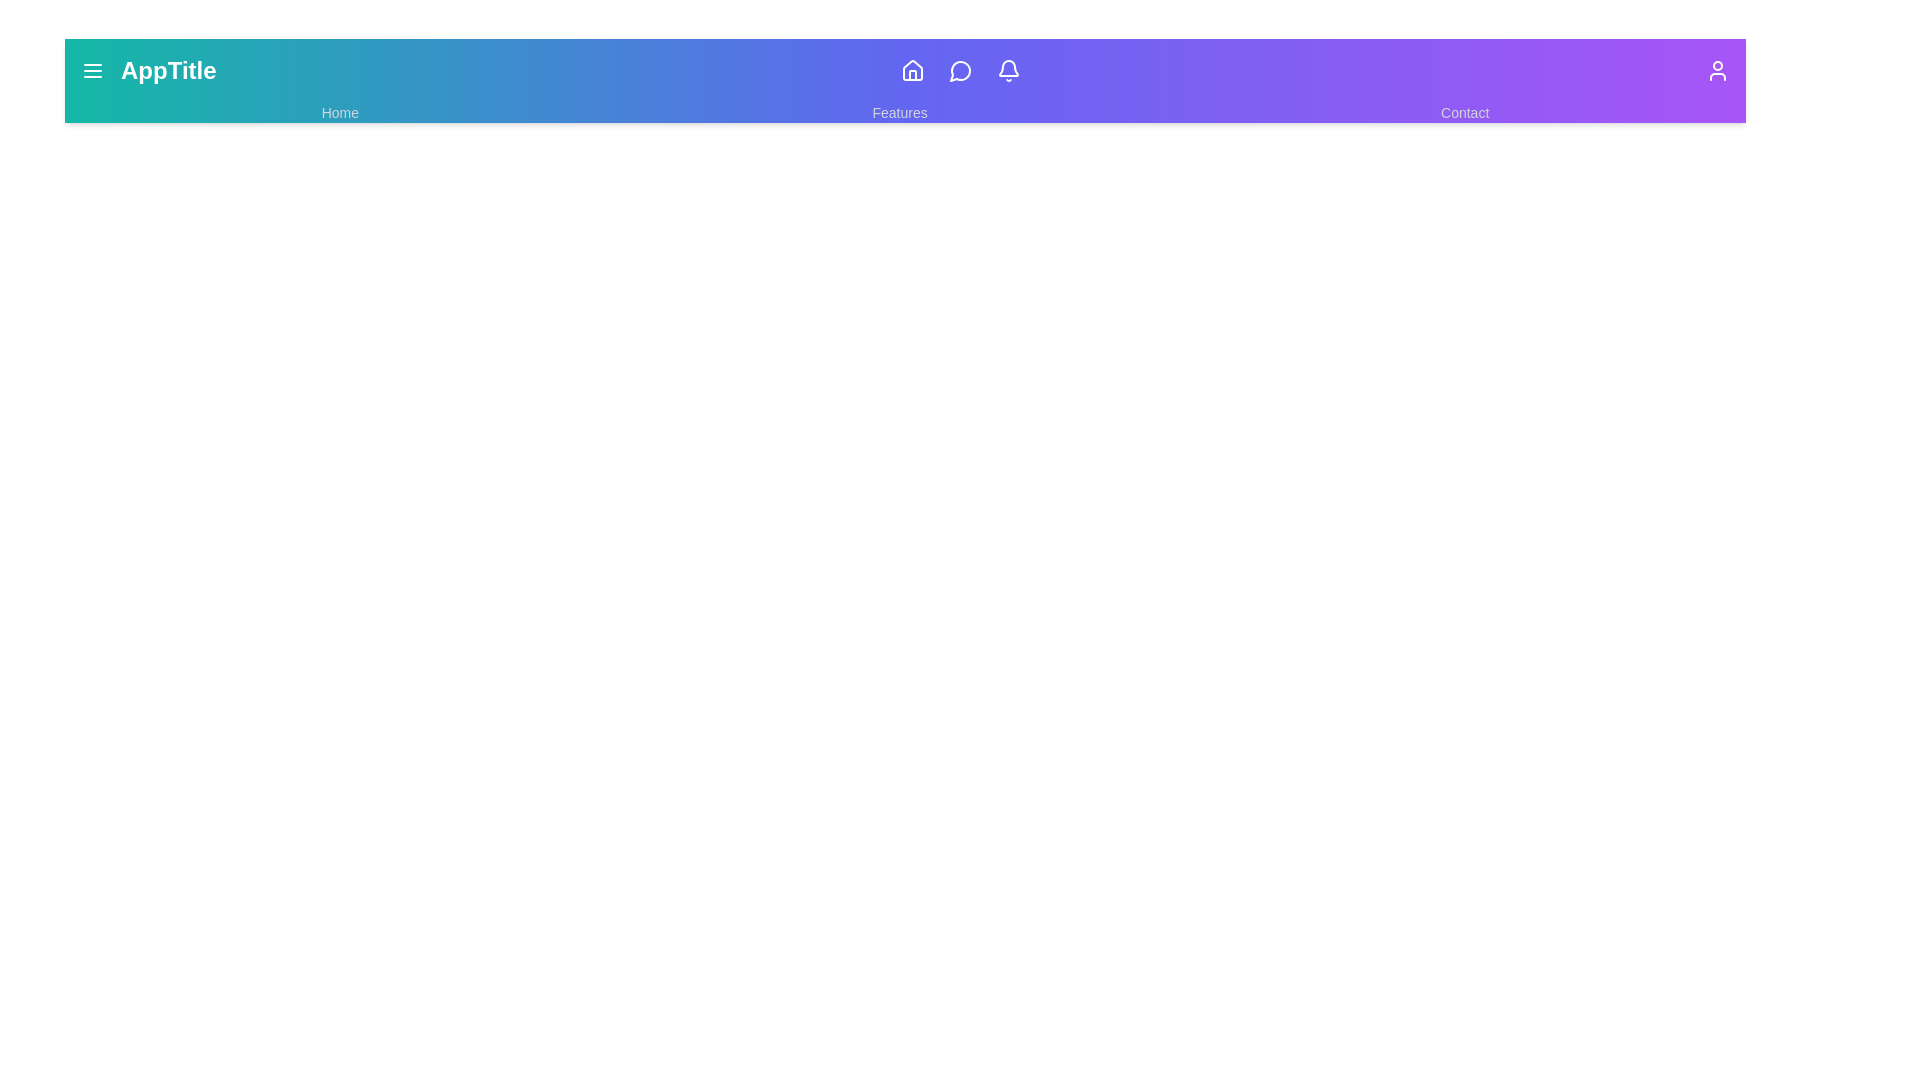  I want to click on the user icon to access the user profile, so click(1717, 69).